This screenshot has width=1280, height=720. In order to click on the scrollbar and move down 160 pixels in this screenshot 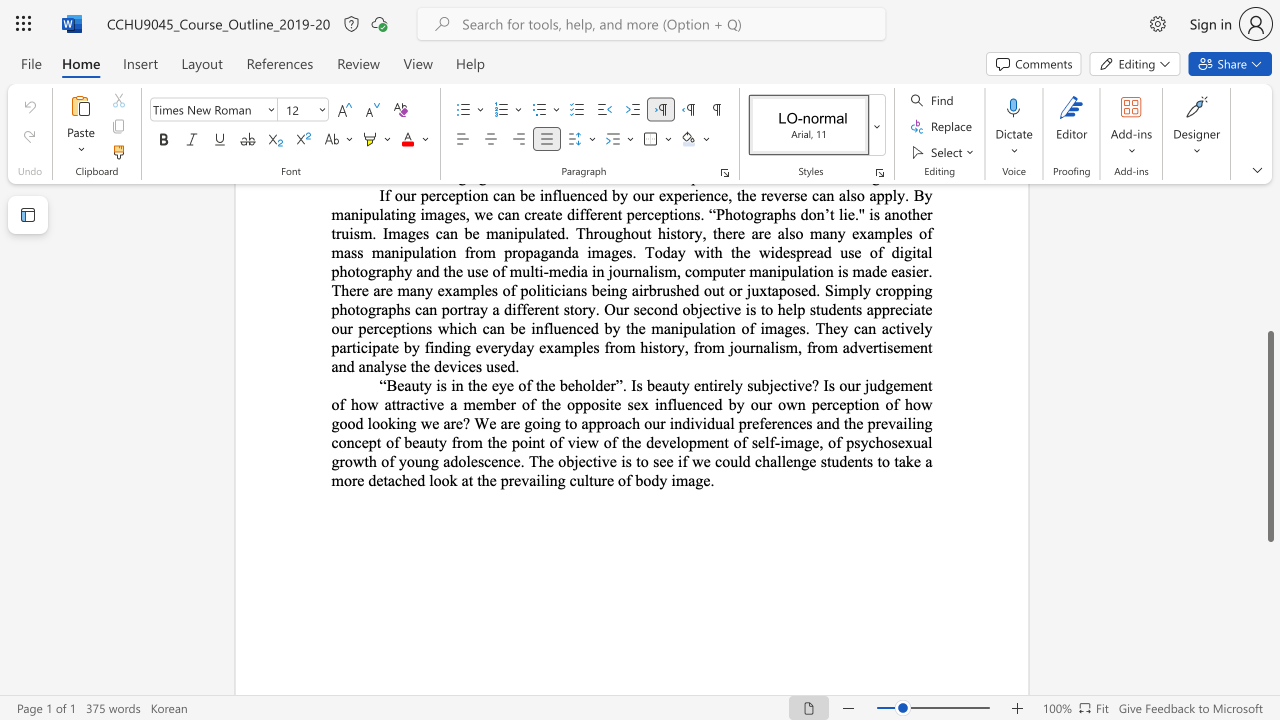, I will do `click(1269, 435)`.